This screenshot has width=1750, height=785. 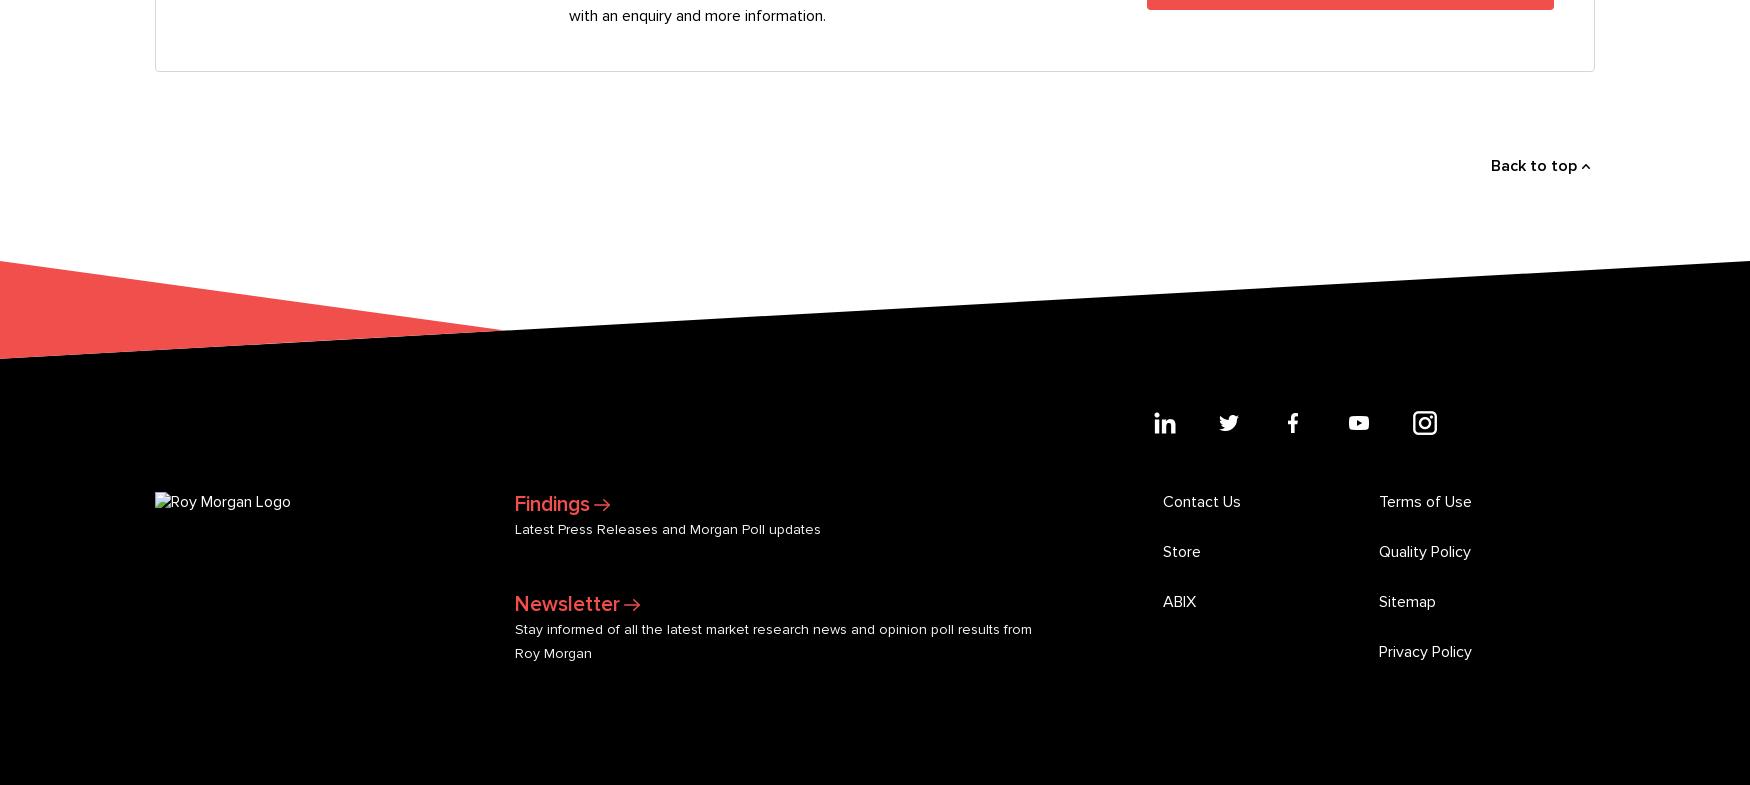 I want to click on 'Quality Policy', so click(x=1424, y=212).